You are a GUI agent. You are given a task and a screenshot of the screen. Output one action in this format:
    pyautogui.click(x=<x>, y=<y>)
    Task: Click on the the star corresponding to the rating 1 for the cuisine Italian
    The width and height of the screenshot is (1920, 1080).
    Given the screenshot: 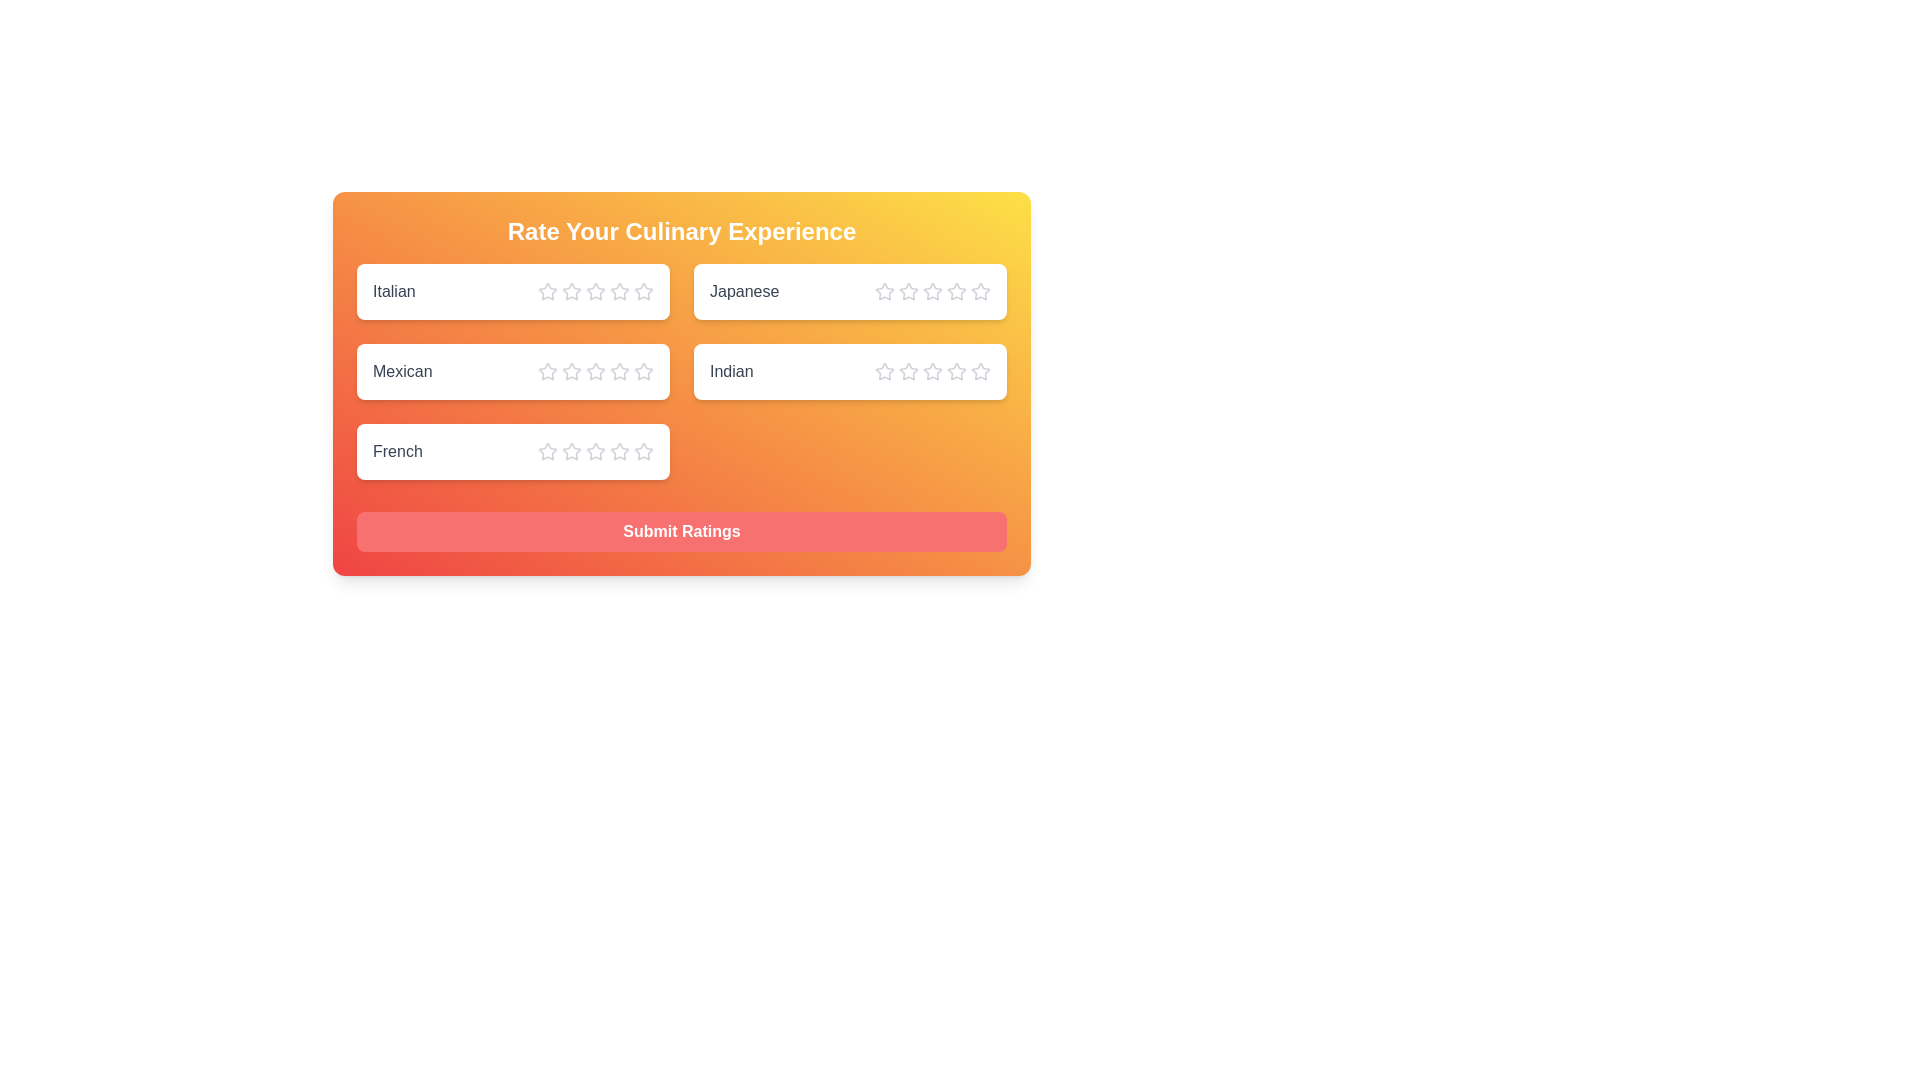 What is the action you would take?
    pyautogui.click(x=547, y=292)
    